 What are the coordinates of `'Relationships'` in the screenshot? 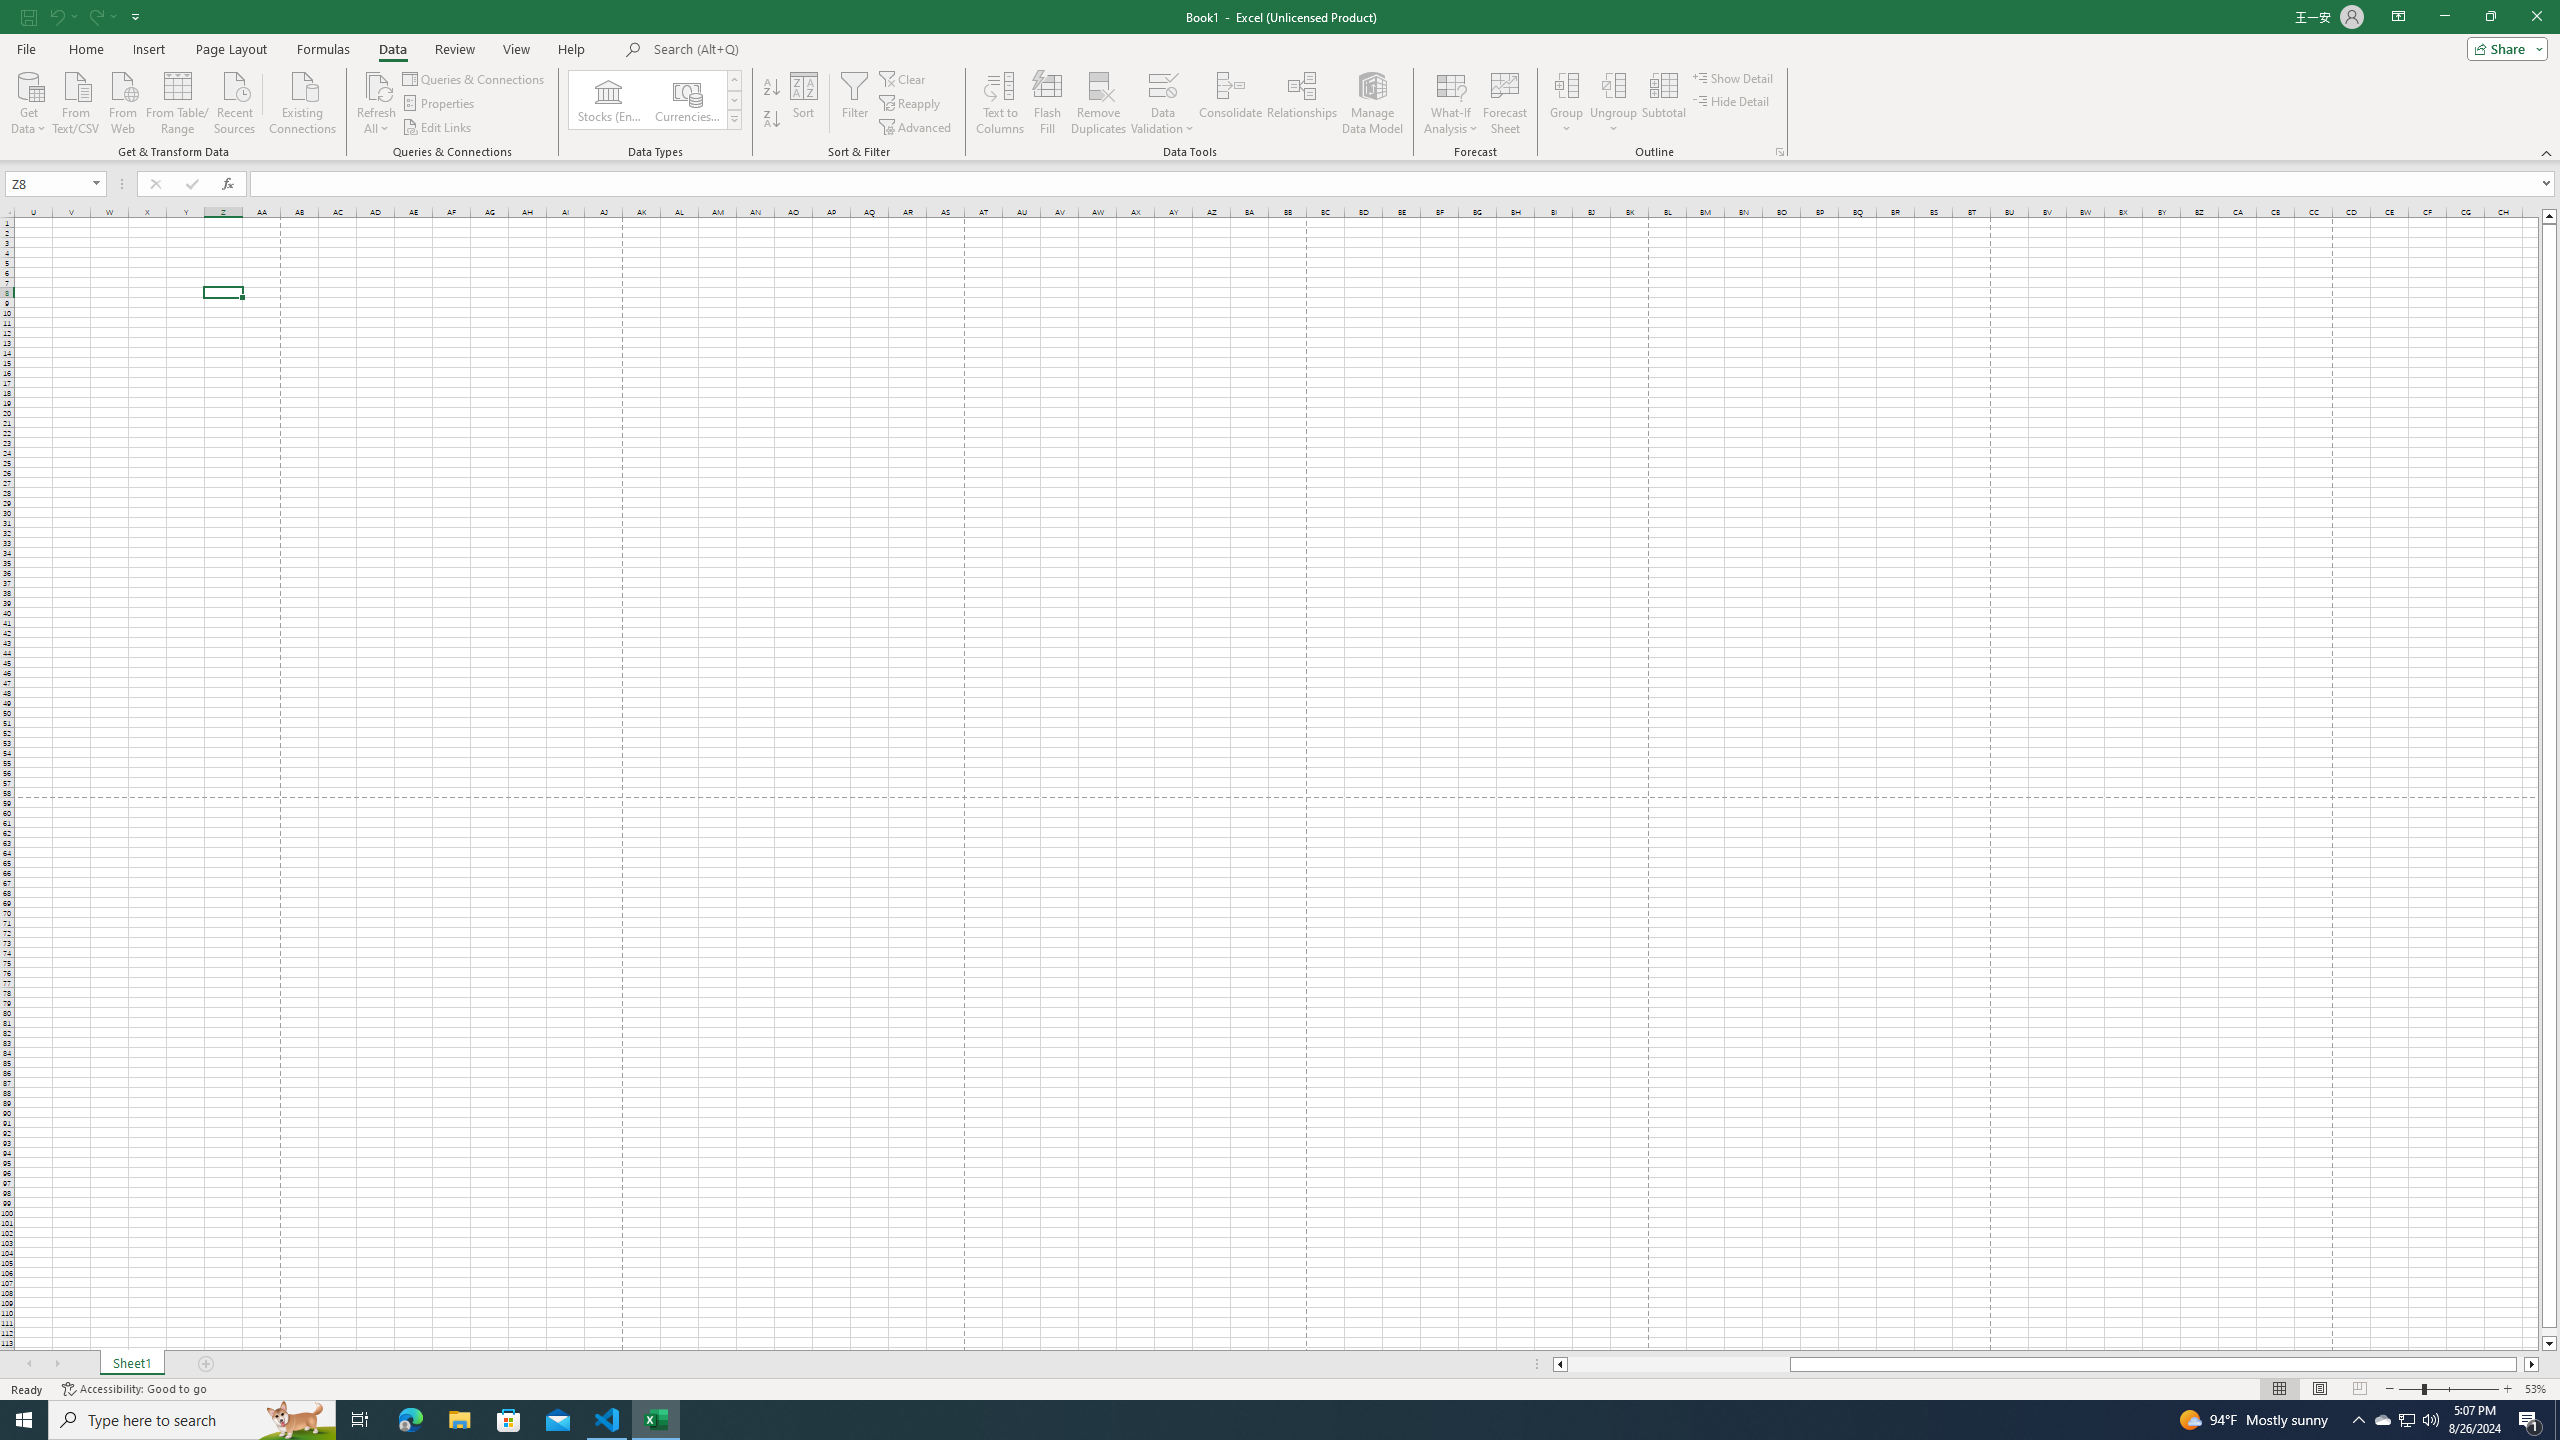 It's located at (1300, 103).